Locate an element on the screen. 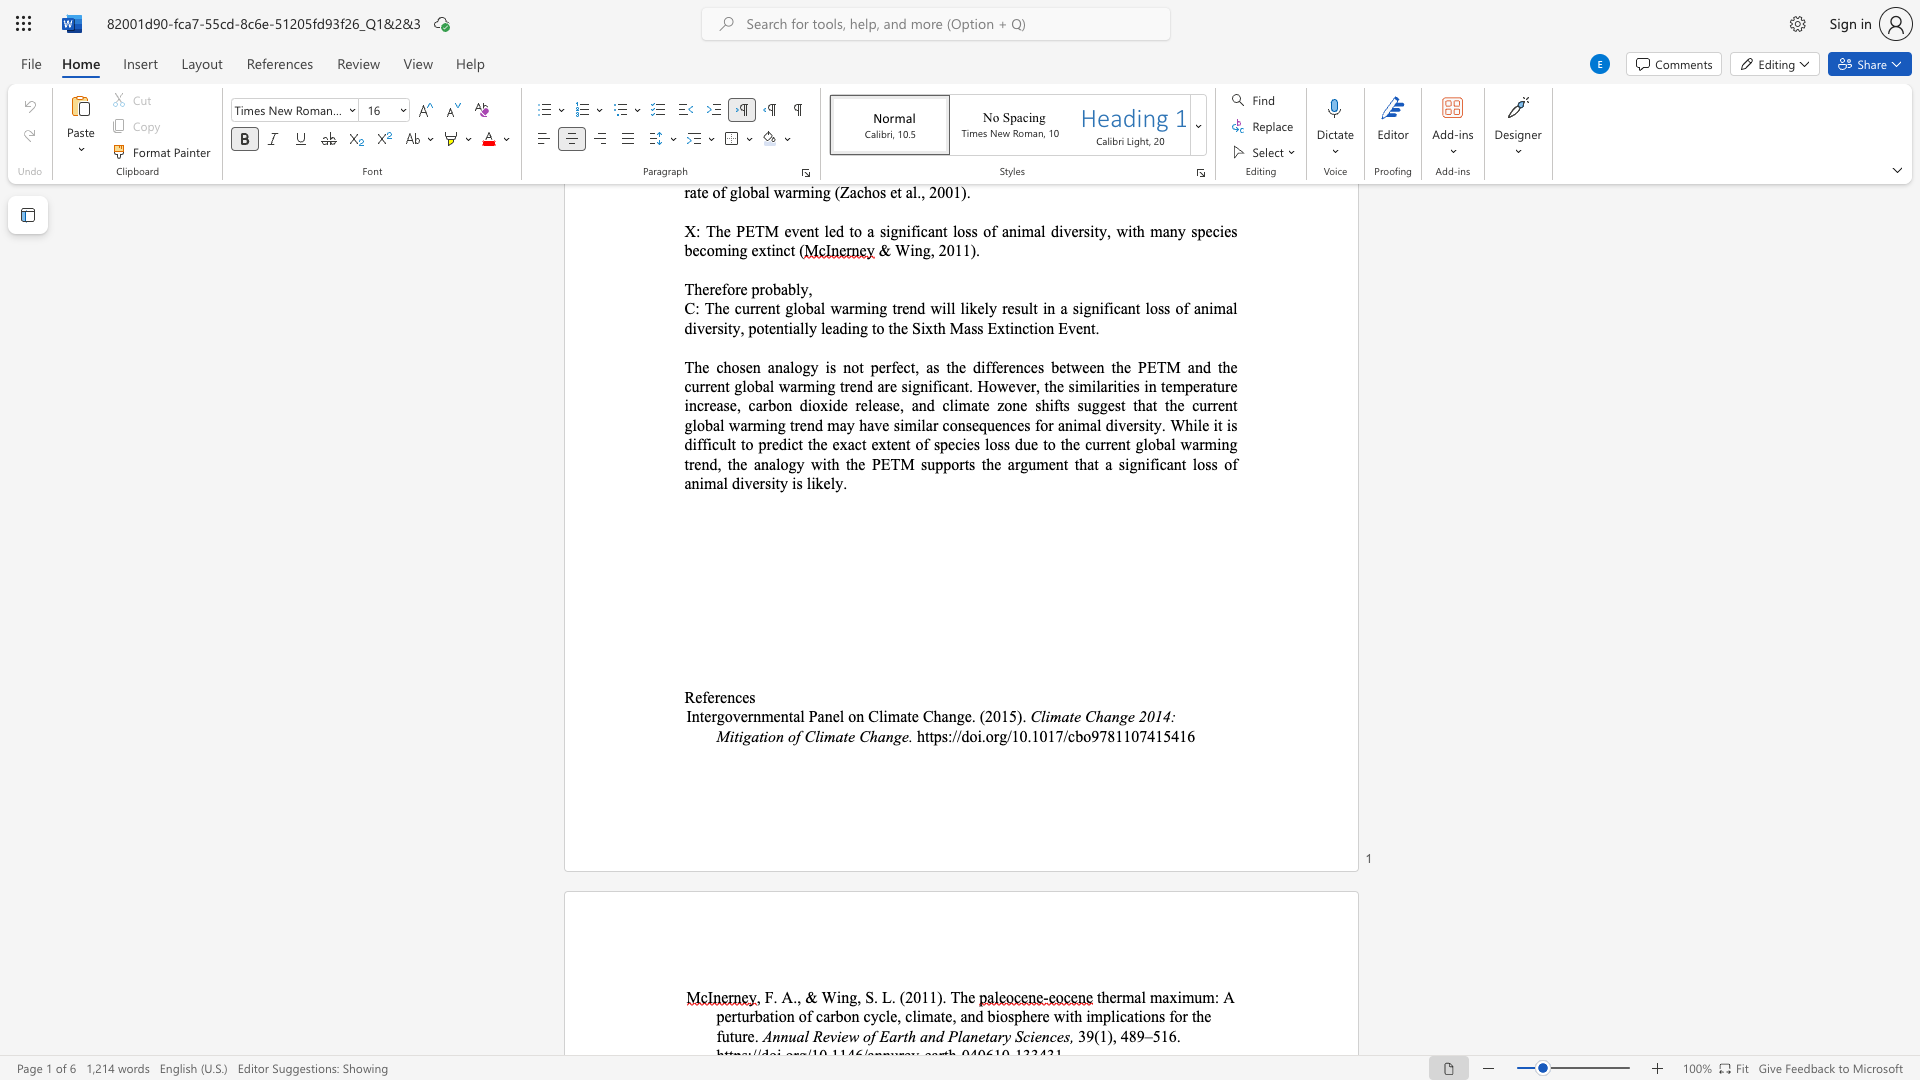 The width and height of the screenshot is (1920, 1080). the subset text "Wing, S. L. (2011" within the text ", F. A., & Wing, S. L. (2011). The" is located at coordinates (821, 997).